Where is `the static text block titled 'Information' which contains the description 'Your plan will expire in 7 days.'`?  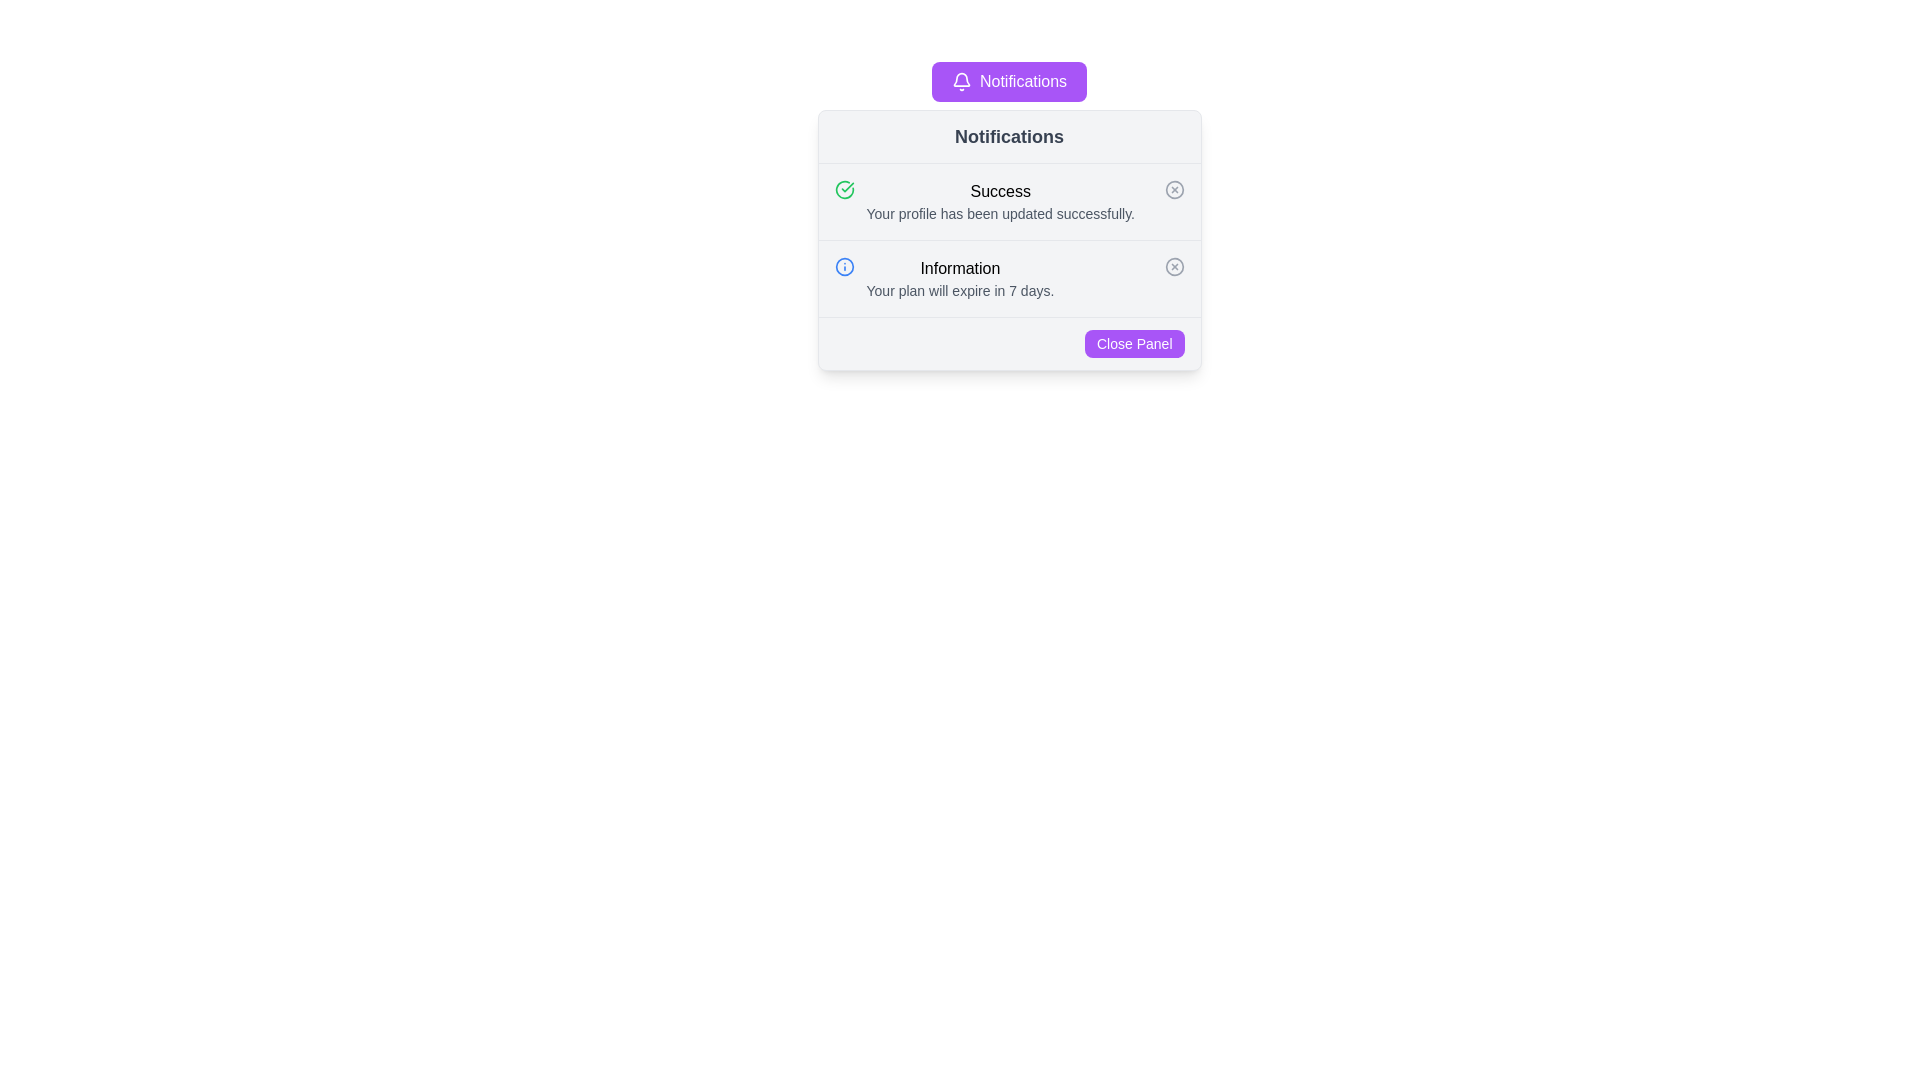 the static text block titled 'Information' which contains the description 'Your plan will expire in 7 days.' is located at coordinates (960, 278).